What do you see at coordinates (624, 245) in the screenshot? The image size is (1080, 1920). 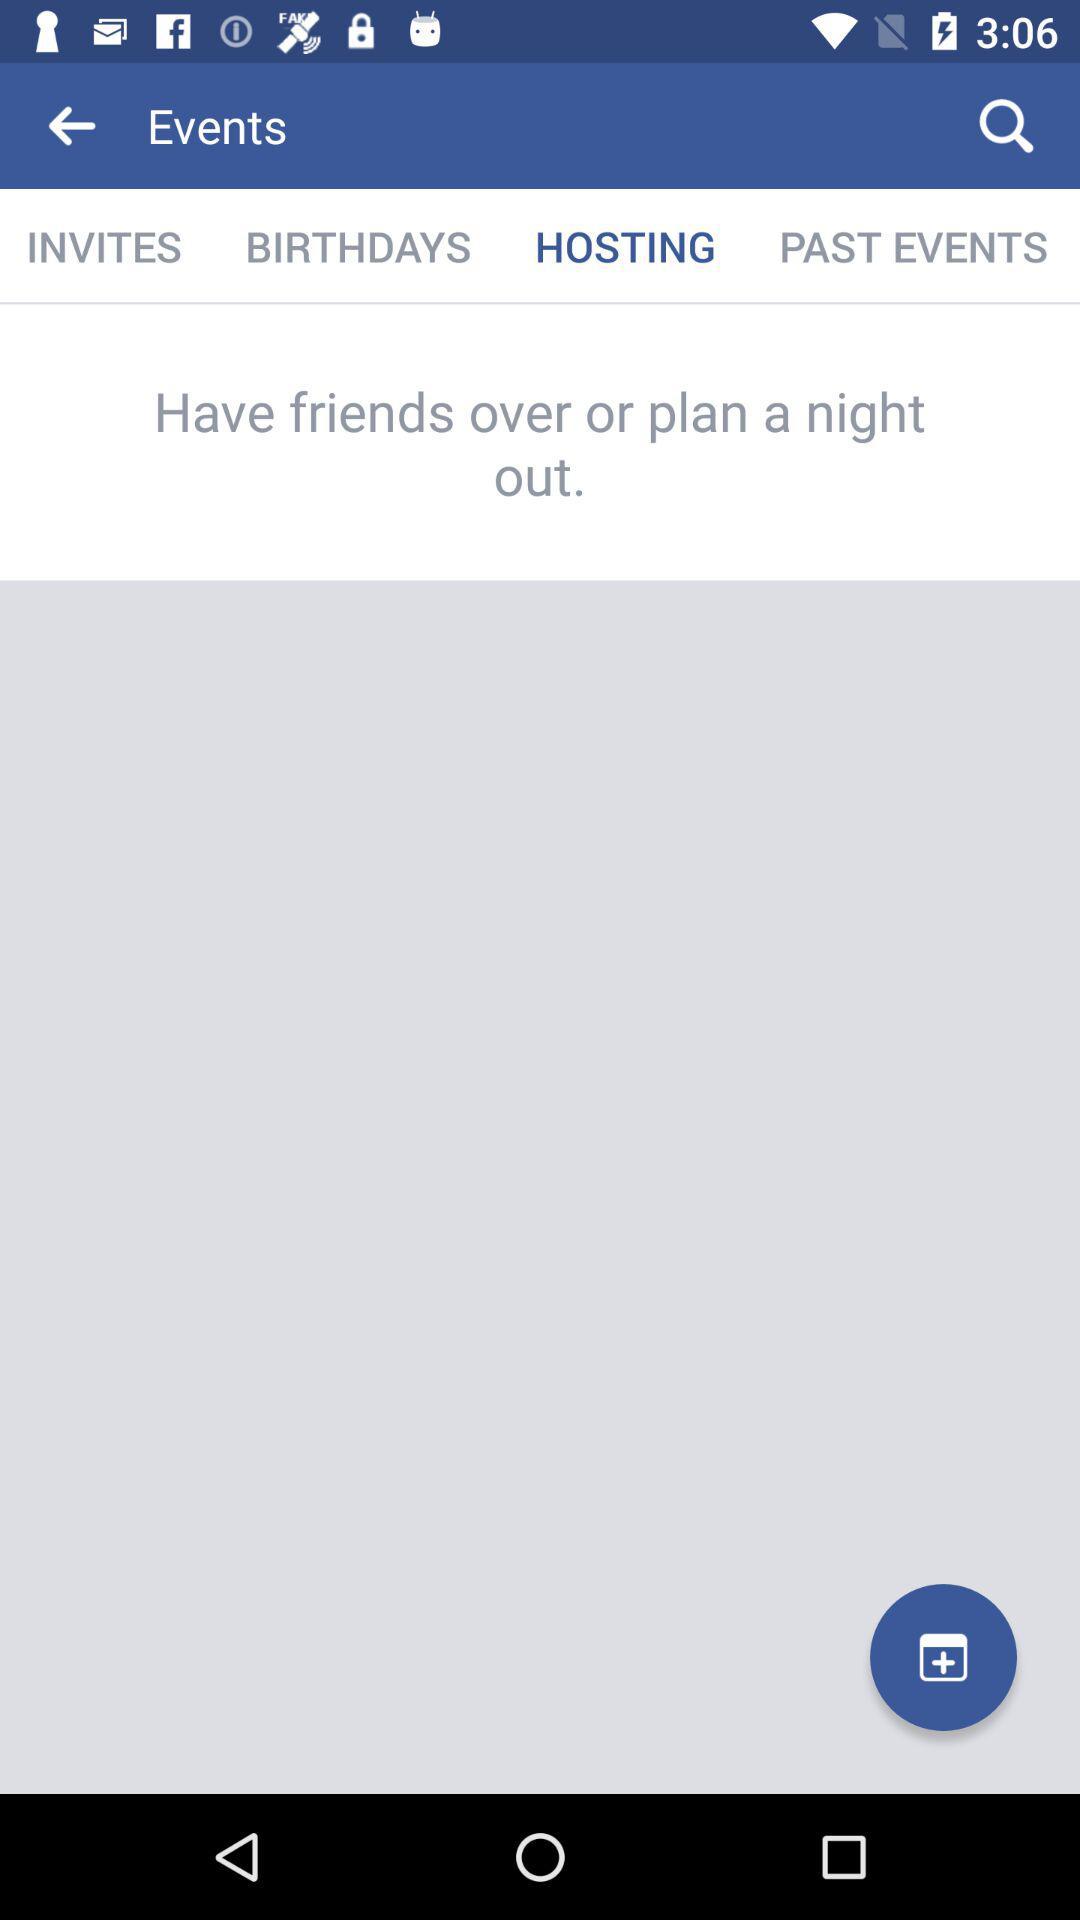 I see `icon next to birthdays` at bounding box center [624, 245].